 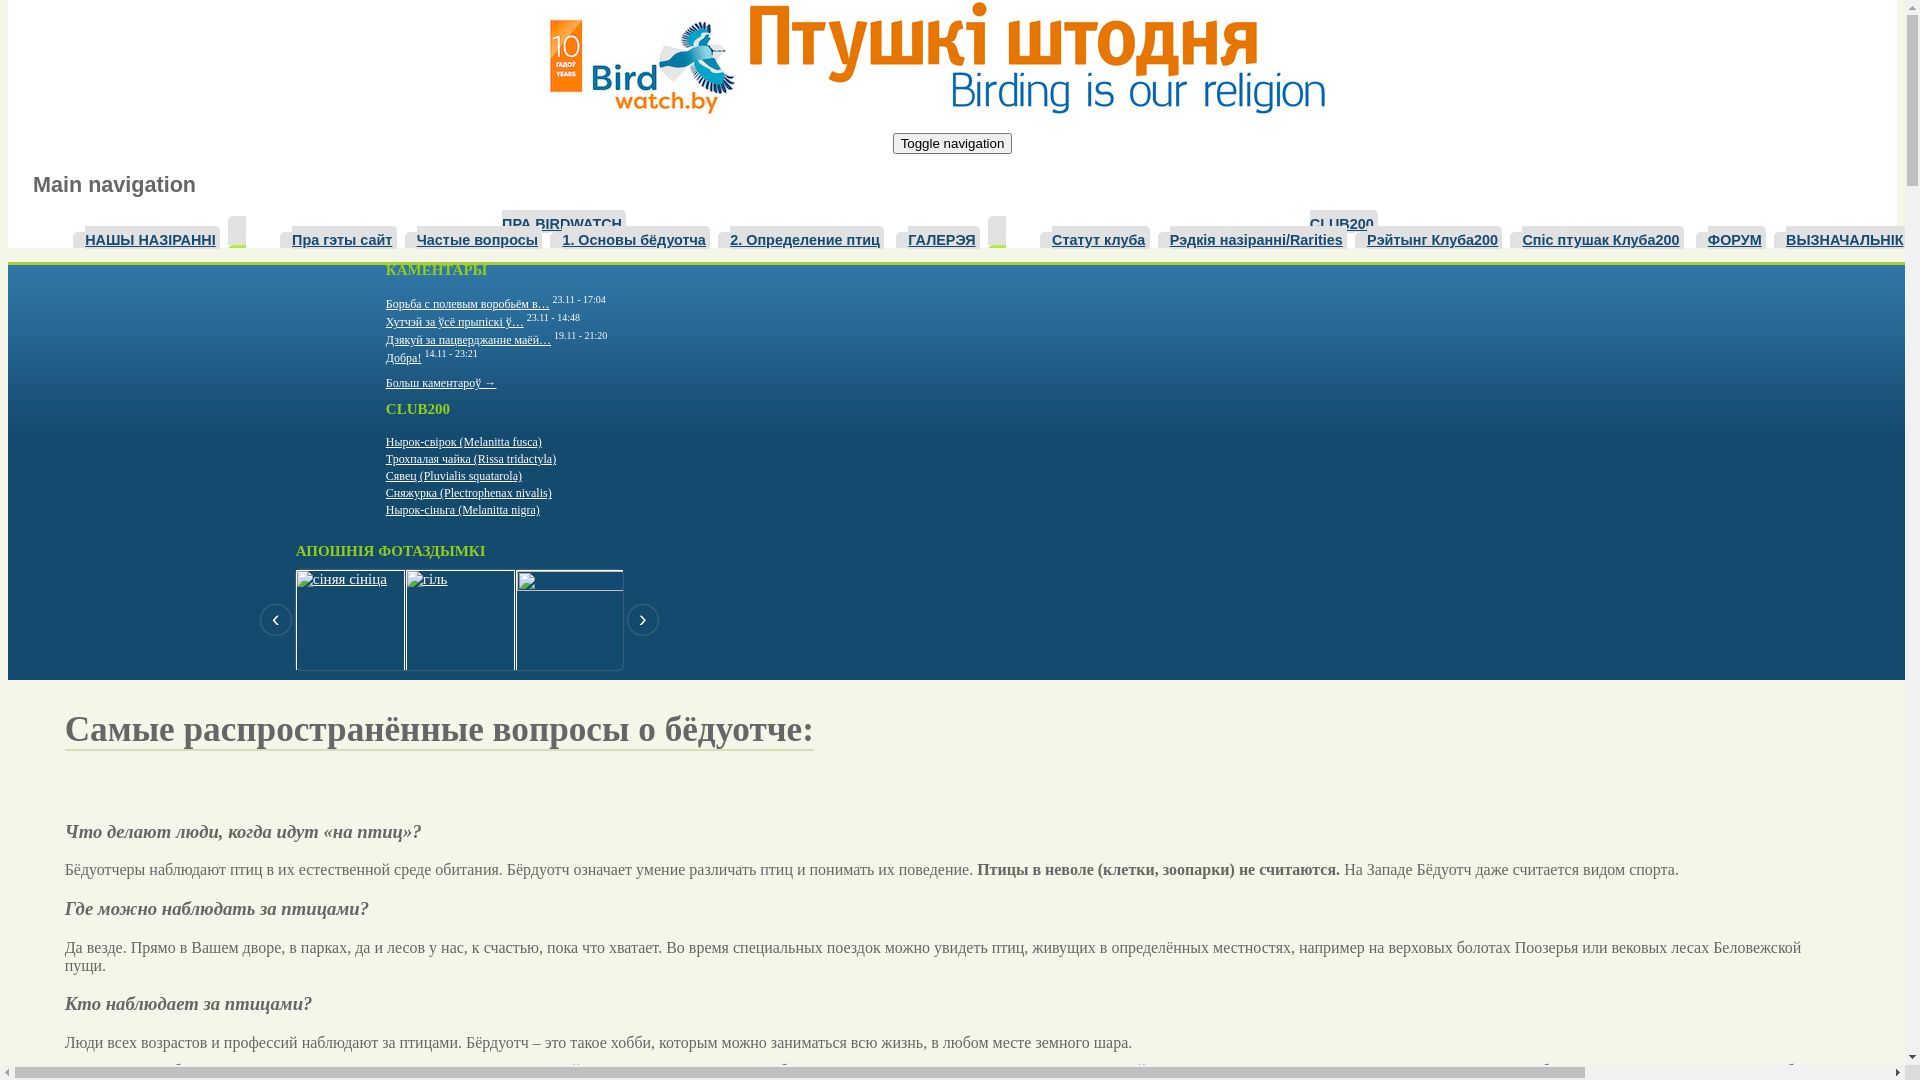 What do you see at coordinates (1344, 221) in the screenshot?
I see `'CLUB200'` at bounding box center [1344, 221].